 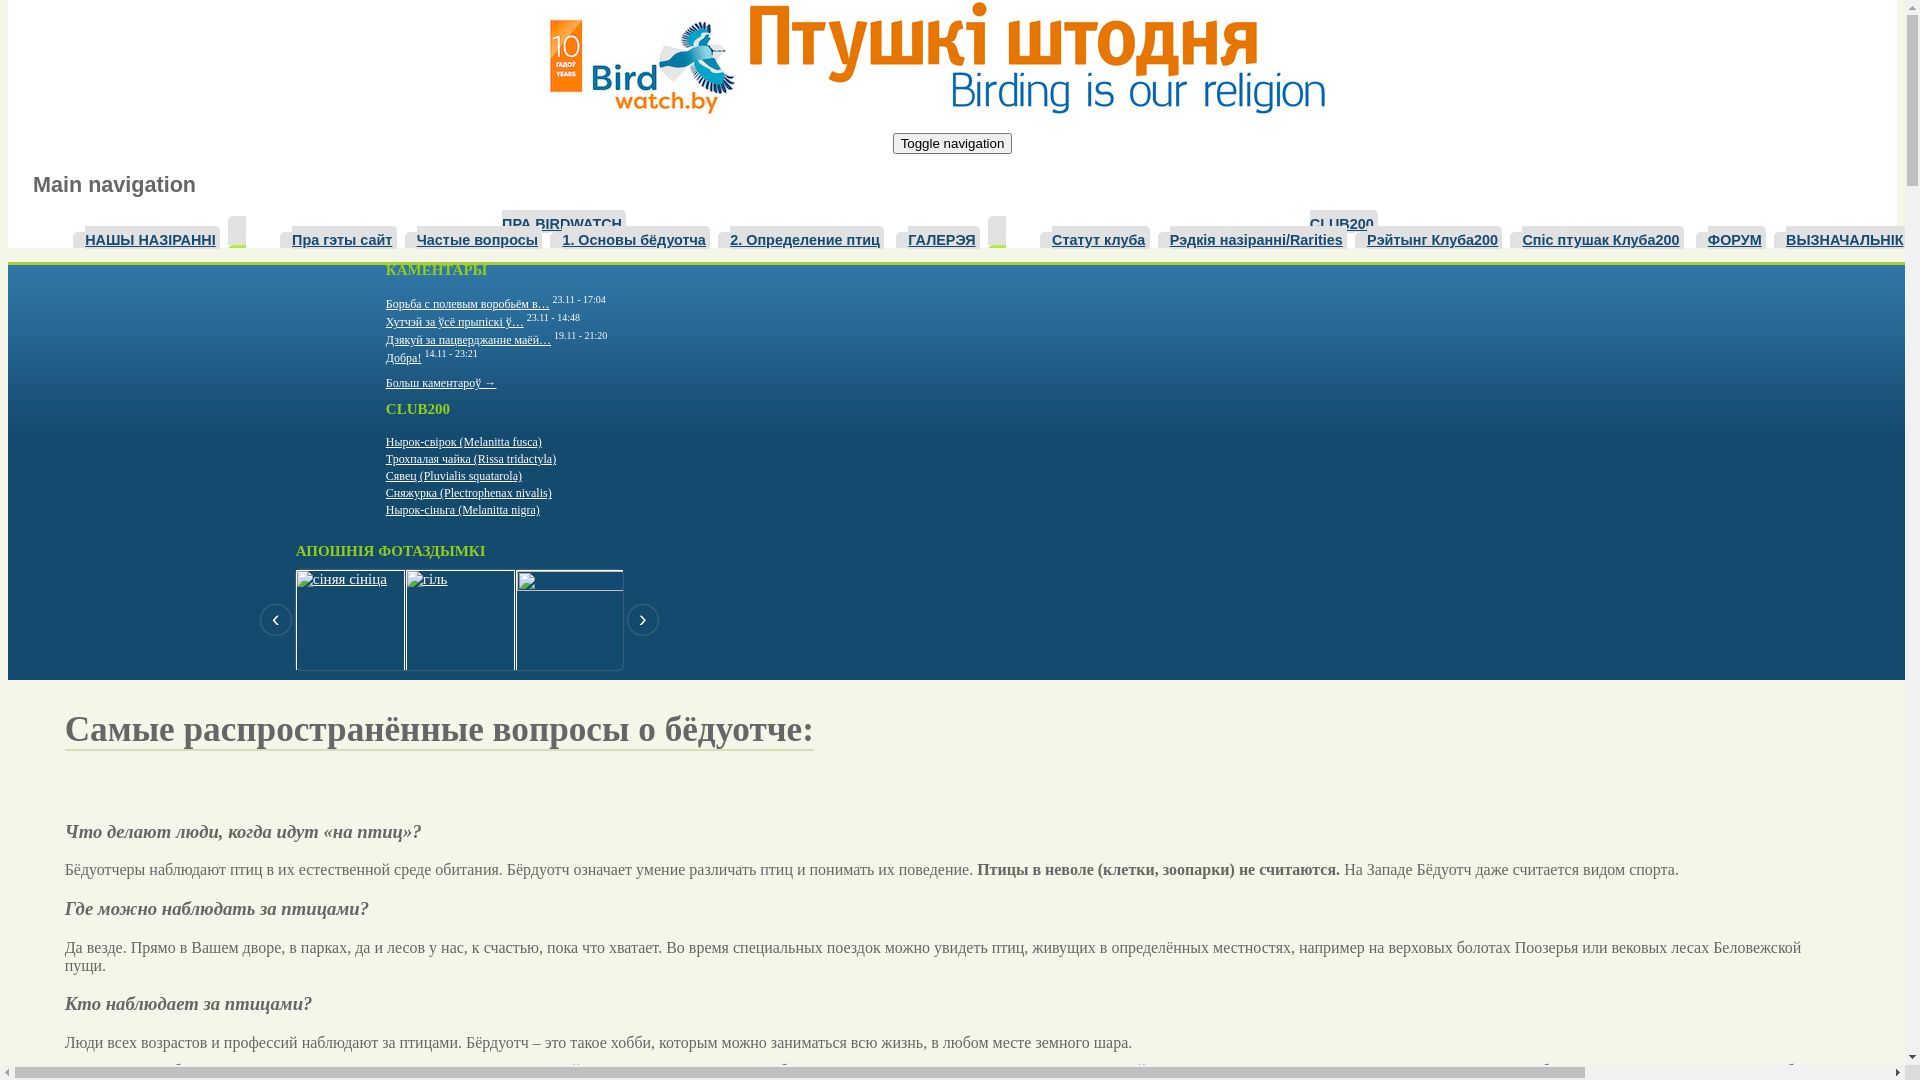 What do you see at coordinates (1344, 221) in the screenshot?
I see `'CLUB200'` at bounding box center [1344, 221].